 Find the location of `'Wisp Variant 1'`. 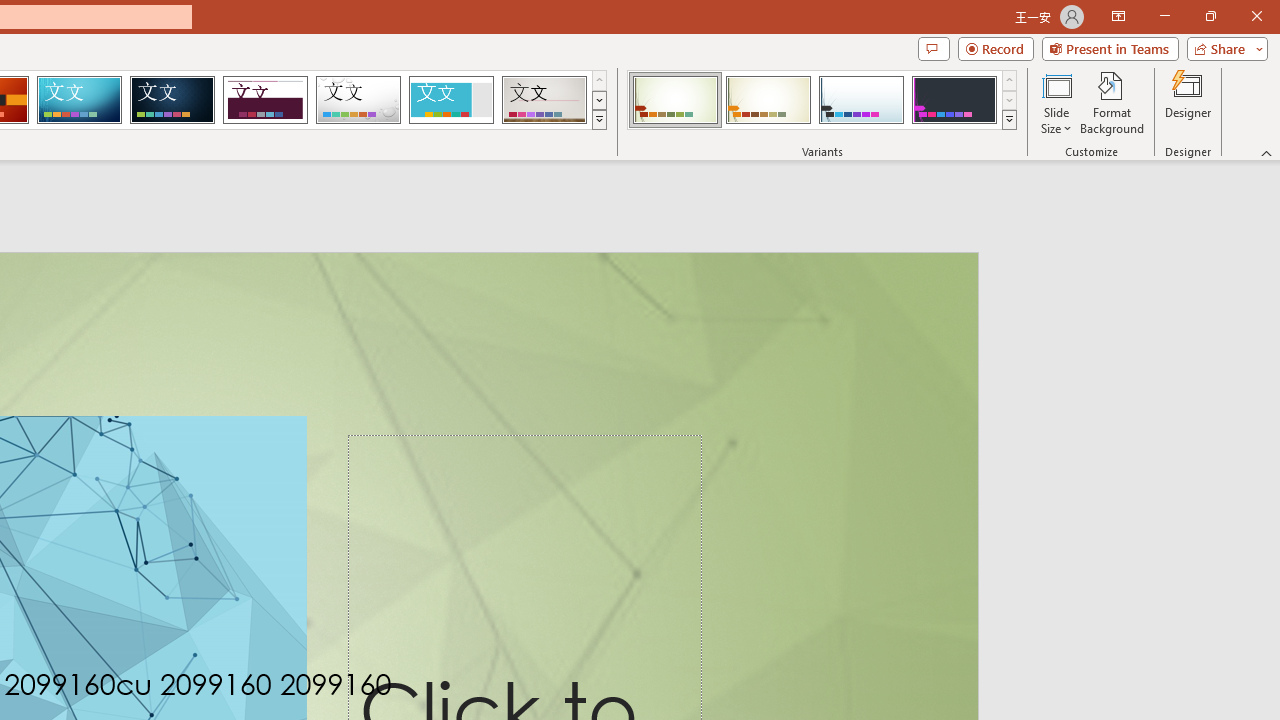

'Wisp Variant 1' is located at coordinates (675, 100).